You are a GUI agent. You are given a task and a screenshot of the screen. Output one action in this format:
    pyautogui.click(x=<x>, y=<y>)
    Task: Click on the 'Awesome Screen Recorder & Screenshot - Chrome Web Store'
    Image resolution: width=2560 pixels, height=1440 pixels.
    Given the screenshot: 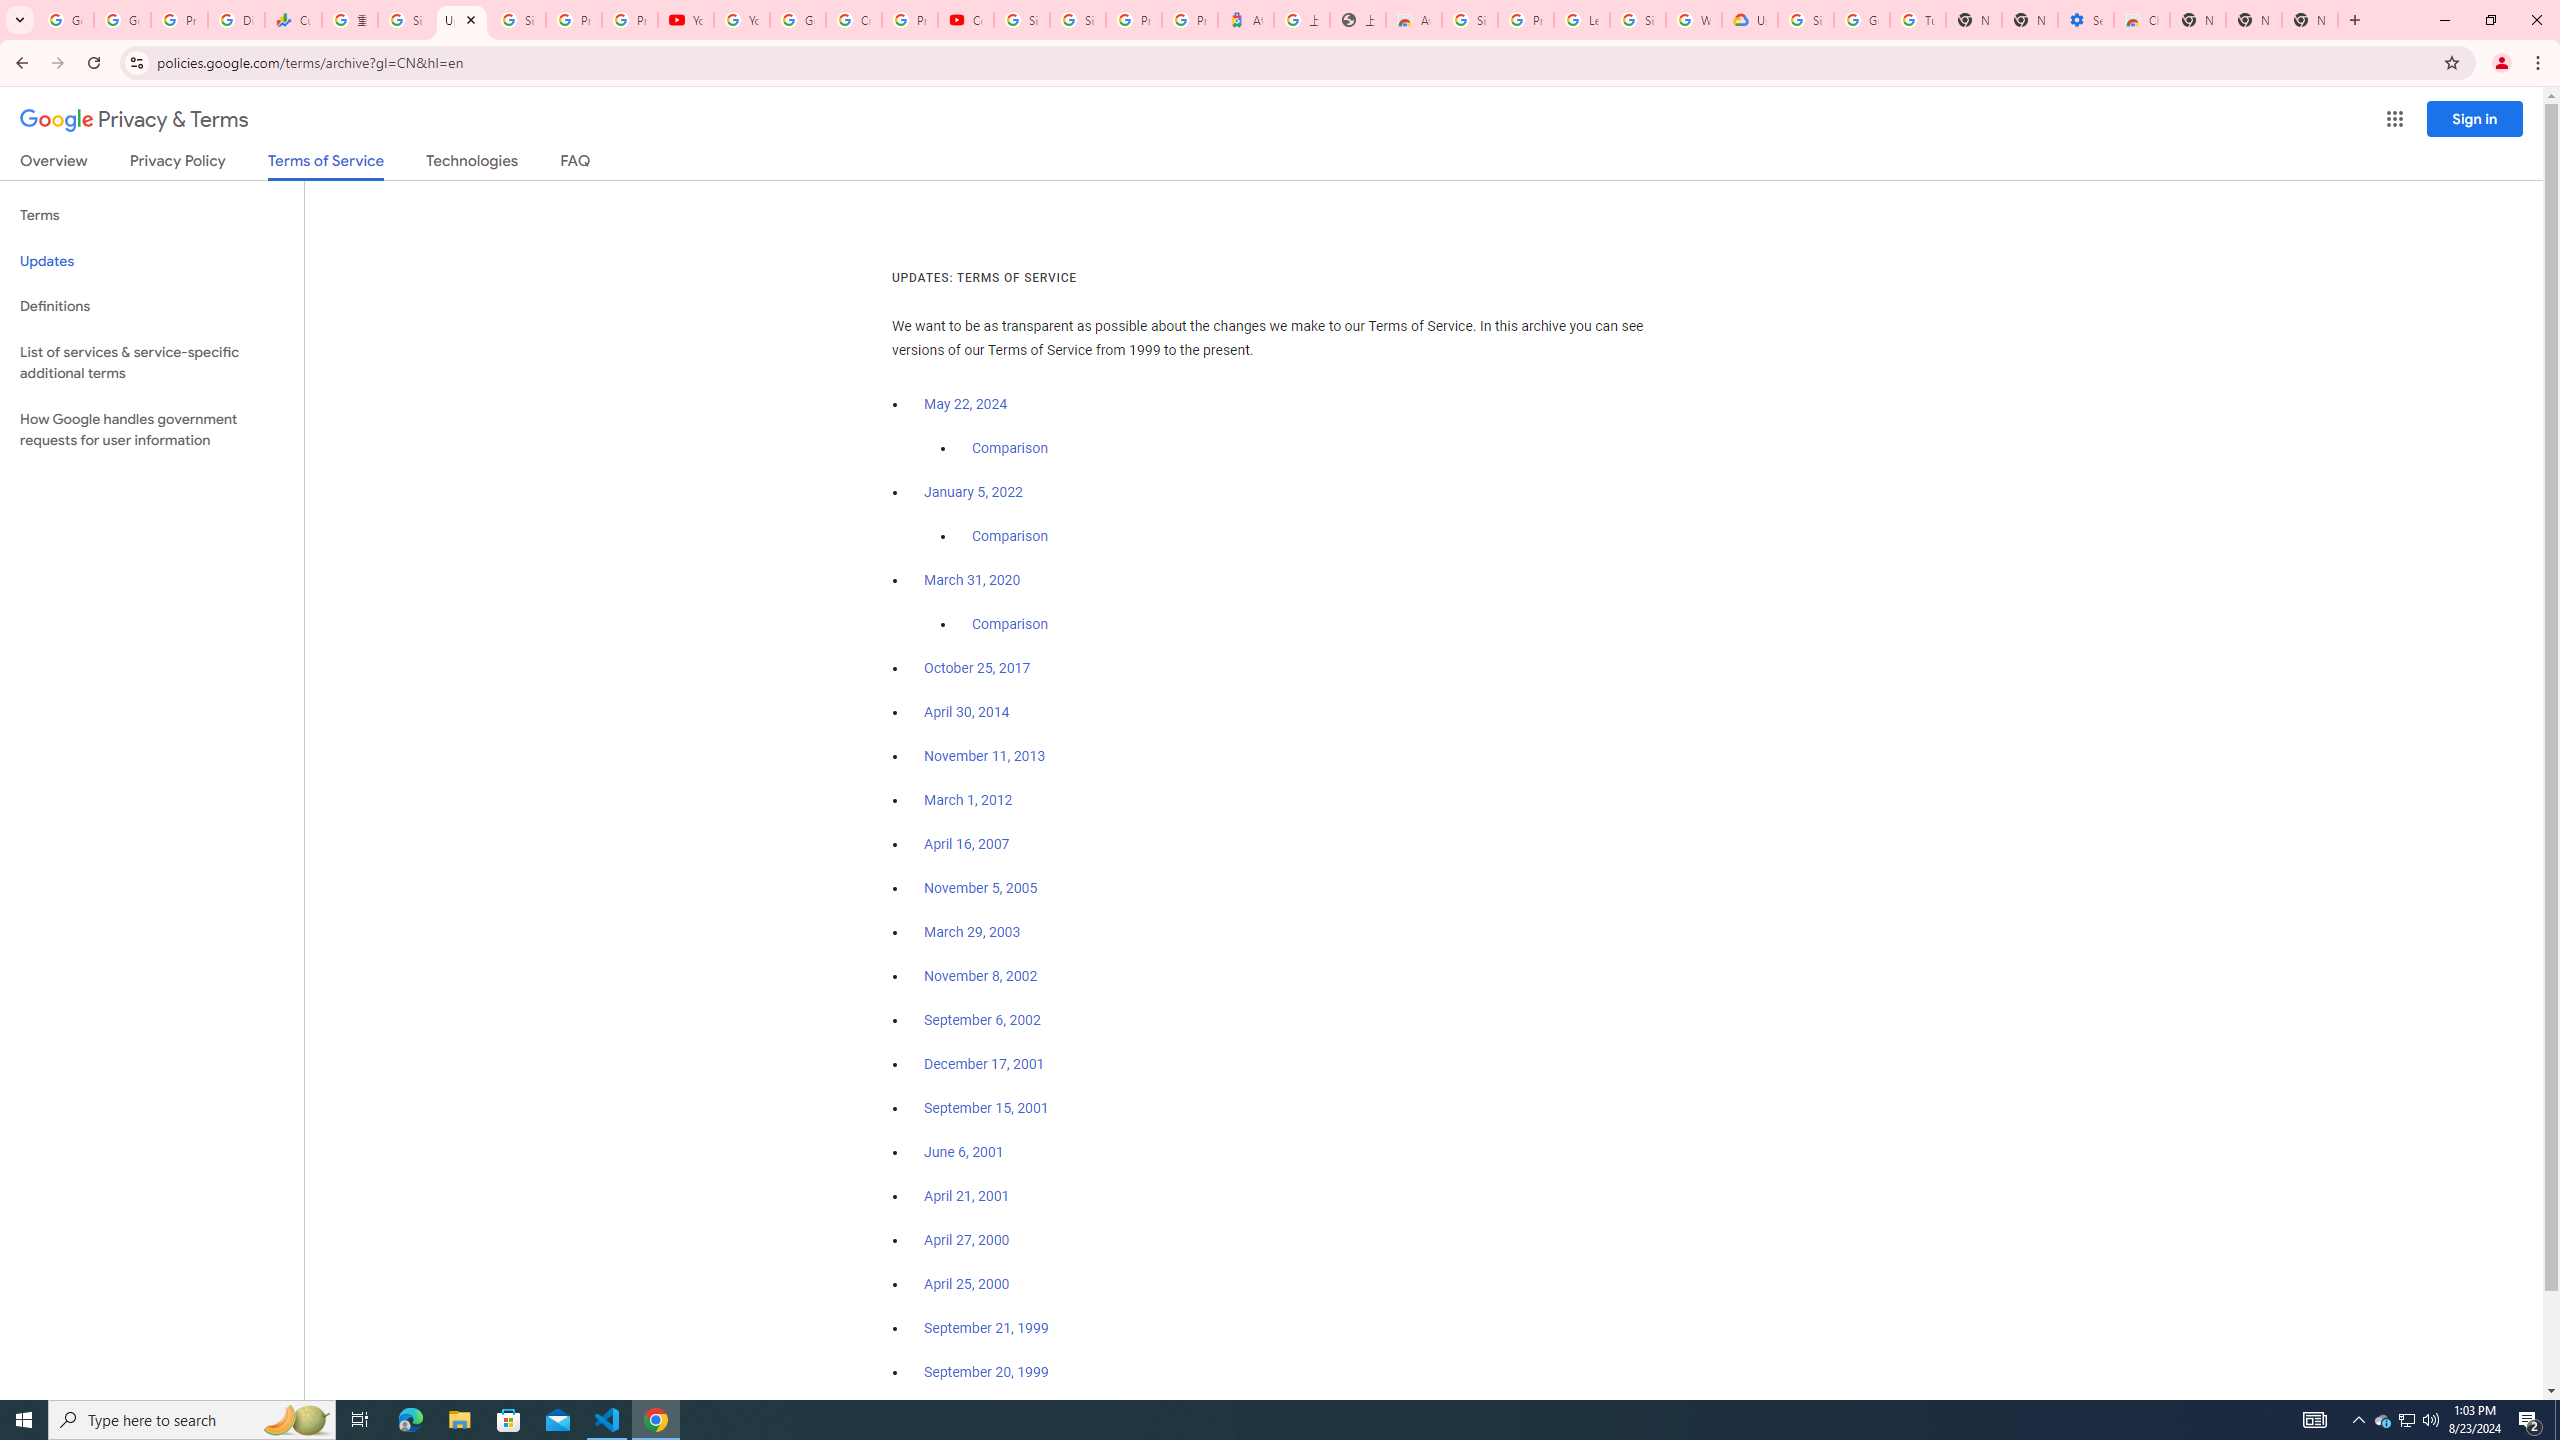 What is the action you would take?
    pyautogui.click(x=1414, y=19)
    